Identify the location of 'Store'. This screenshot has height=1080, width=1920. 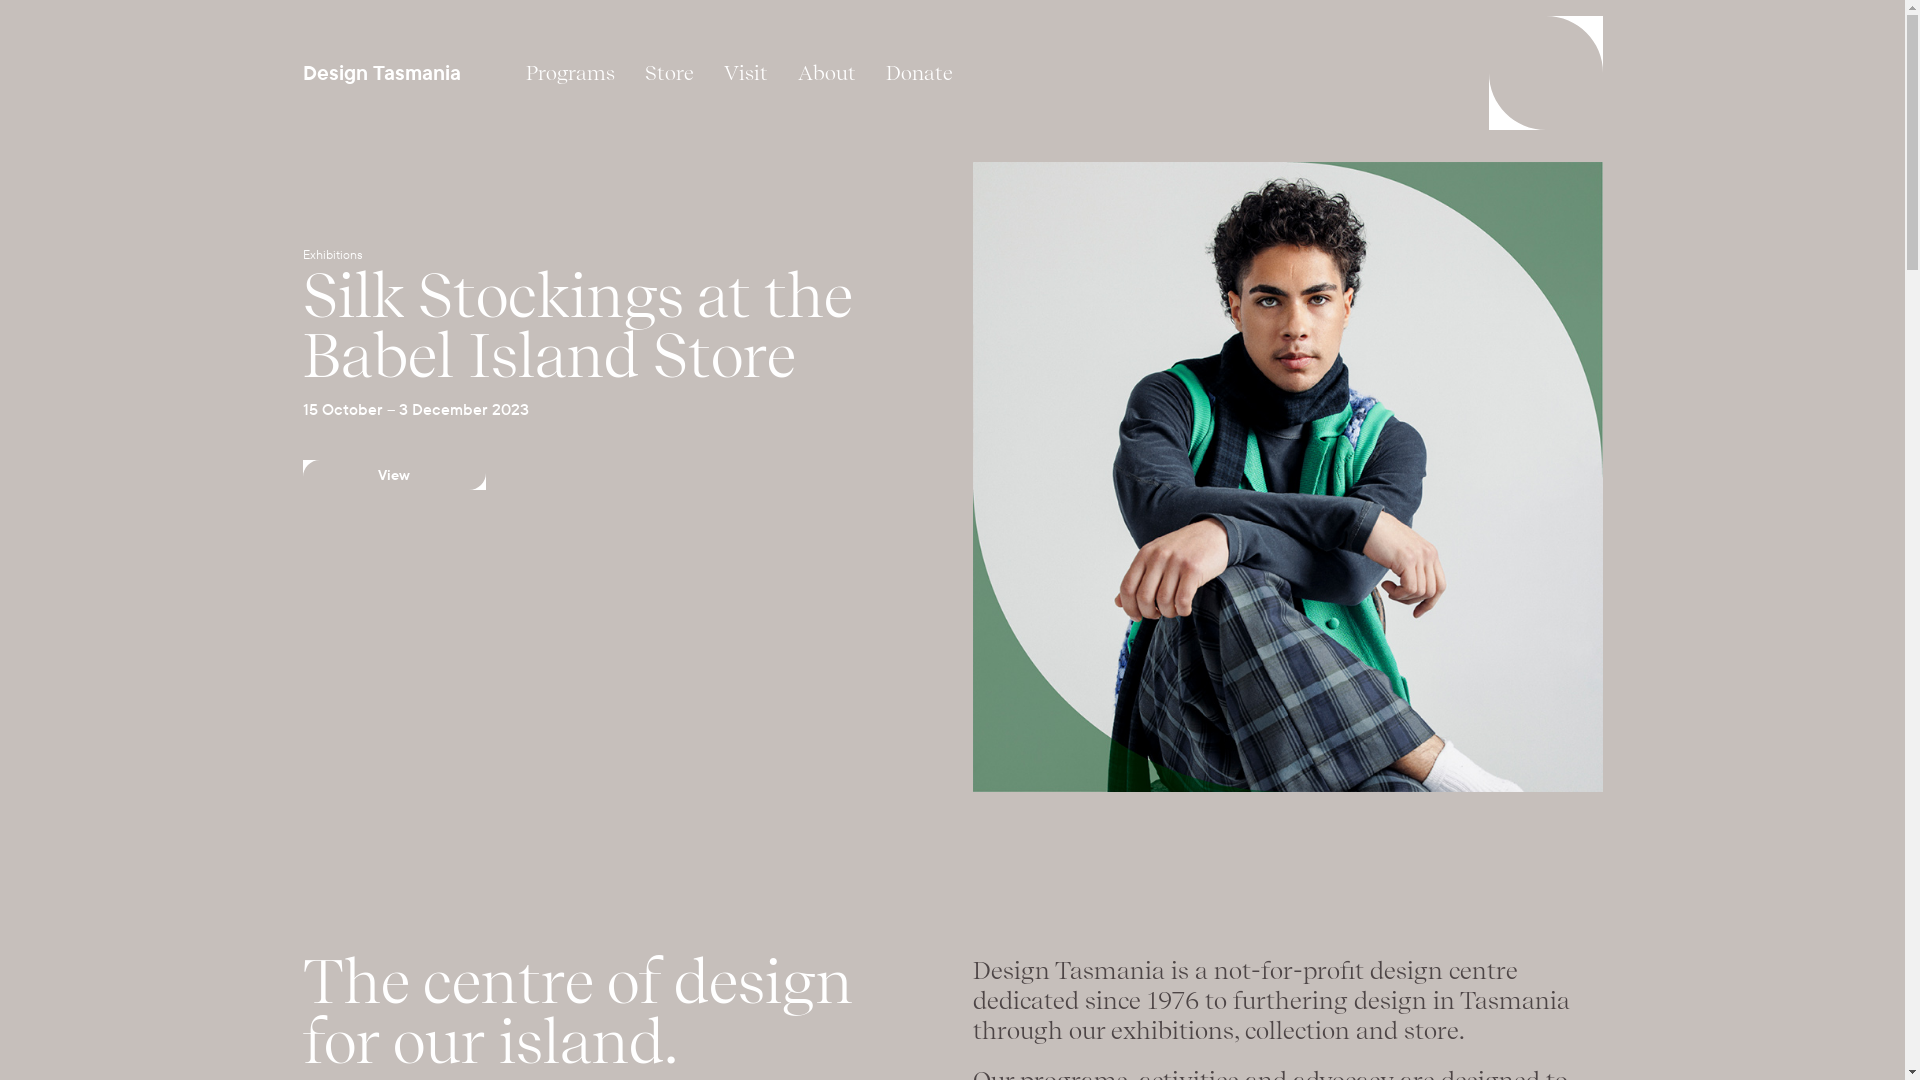
(628, 72).